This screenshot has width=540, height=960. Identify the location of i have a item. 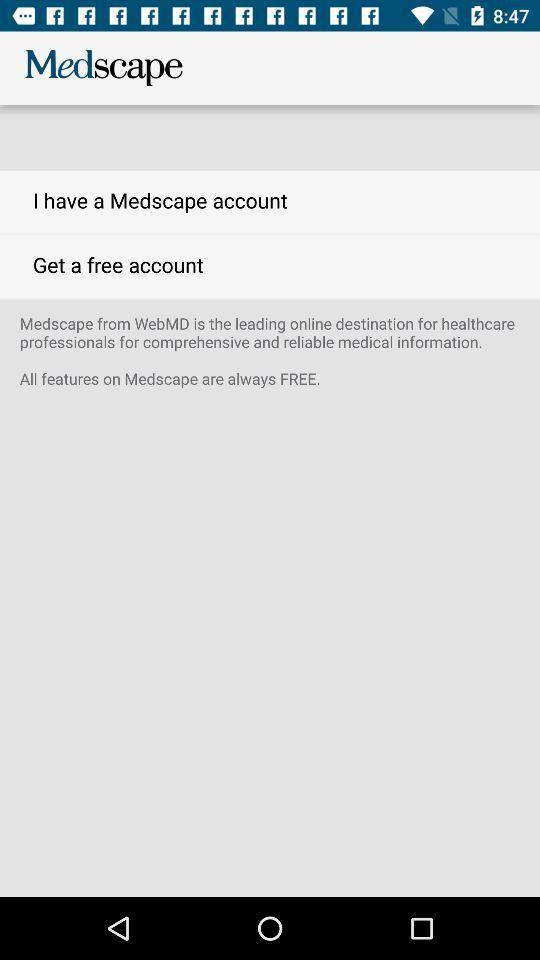
(270, 202).